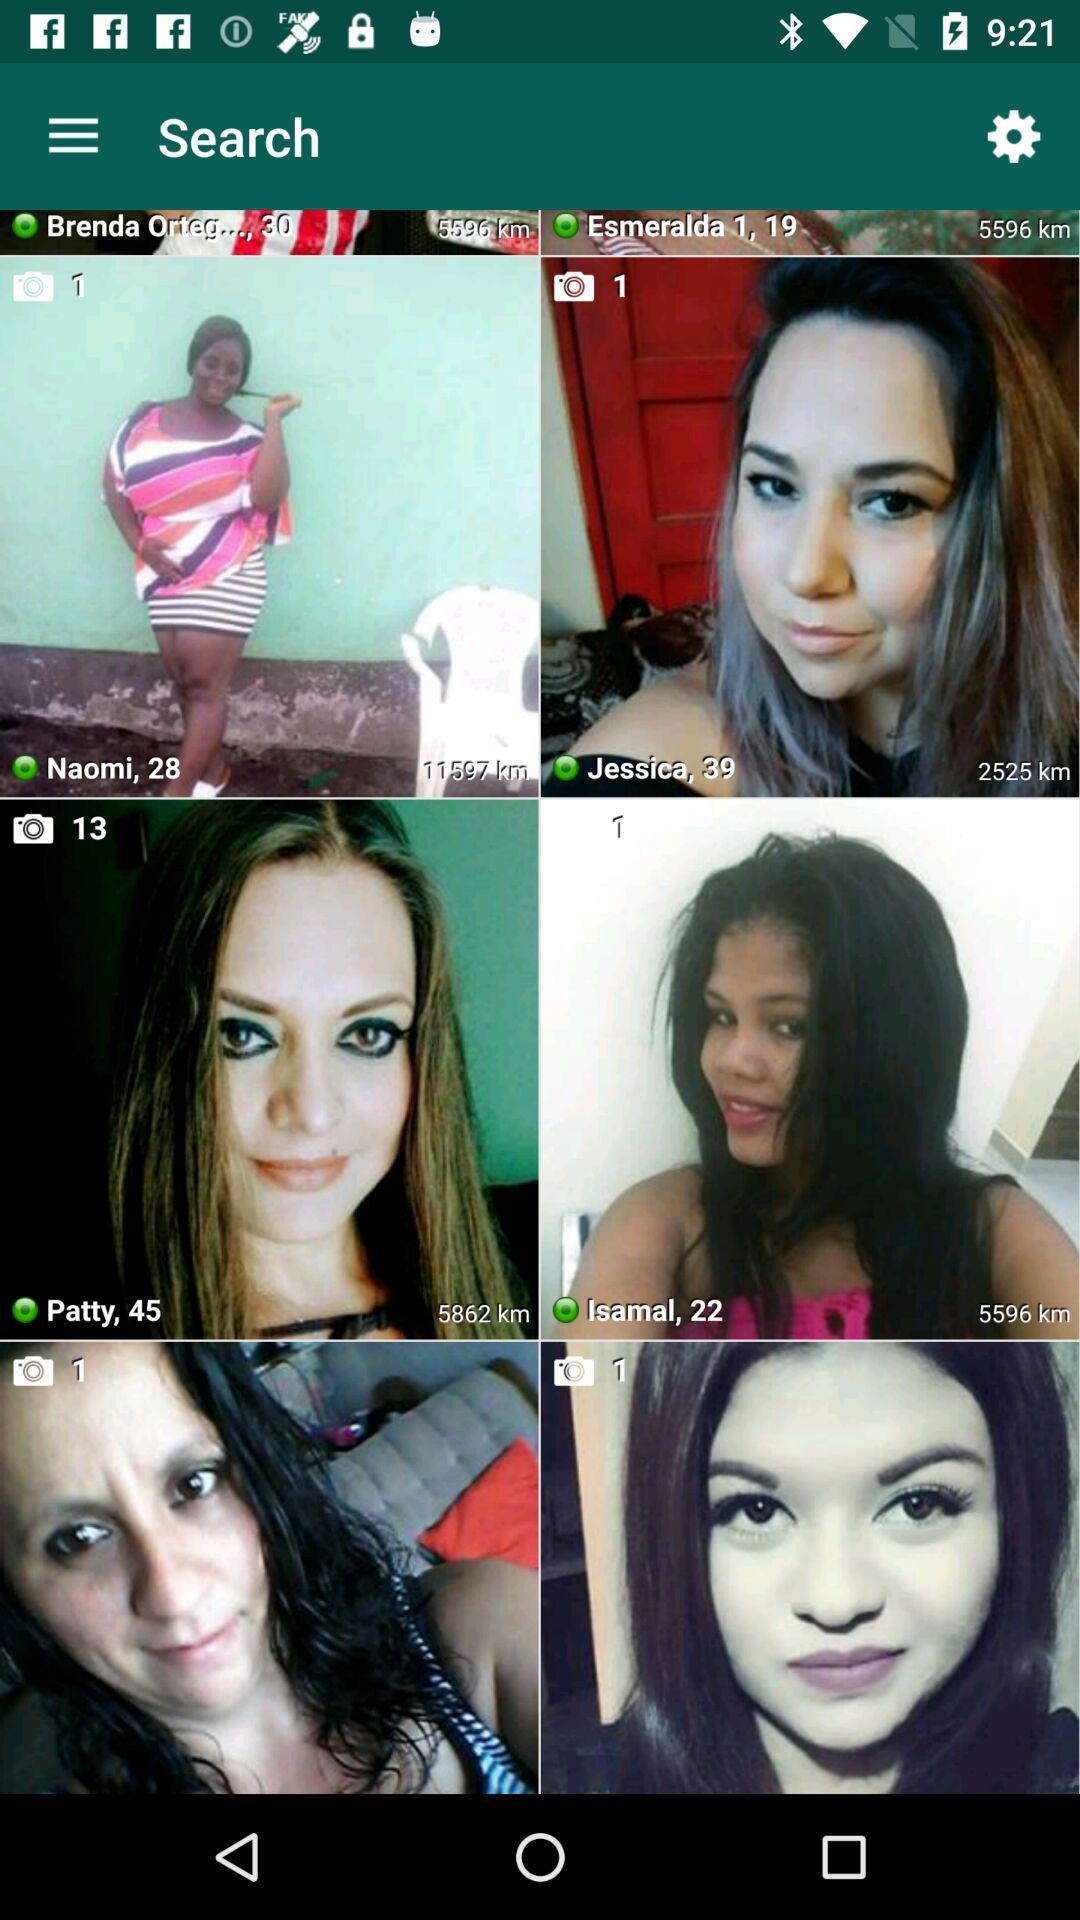  I want to click on icon to the left of search item, so click(72, 135).